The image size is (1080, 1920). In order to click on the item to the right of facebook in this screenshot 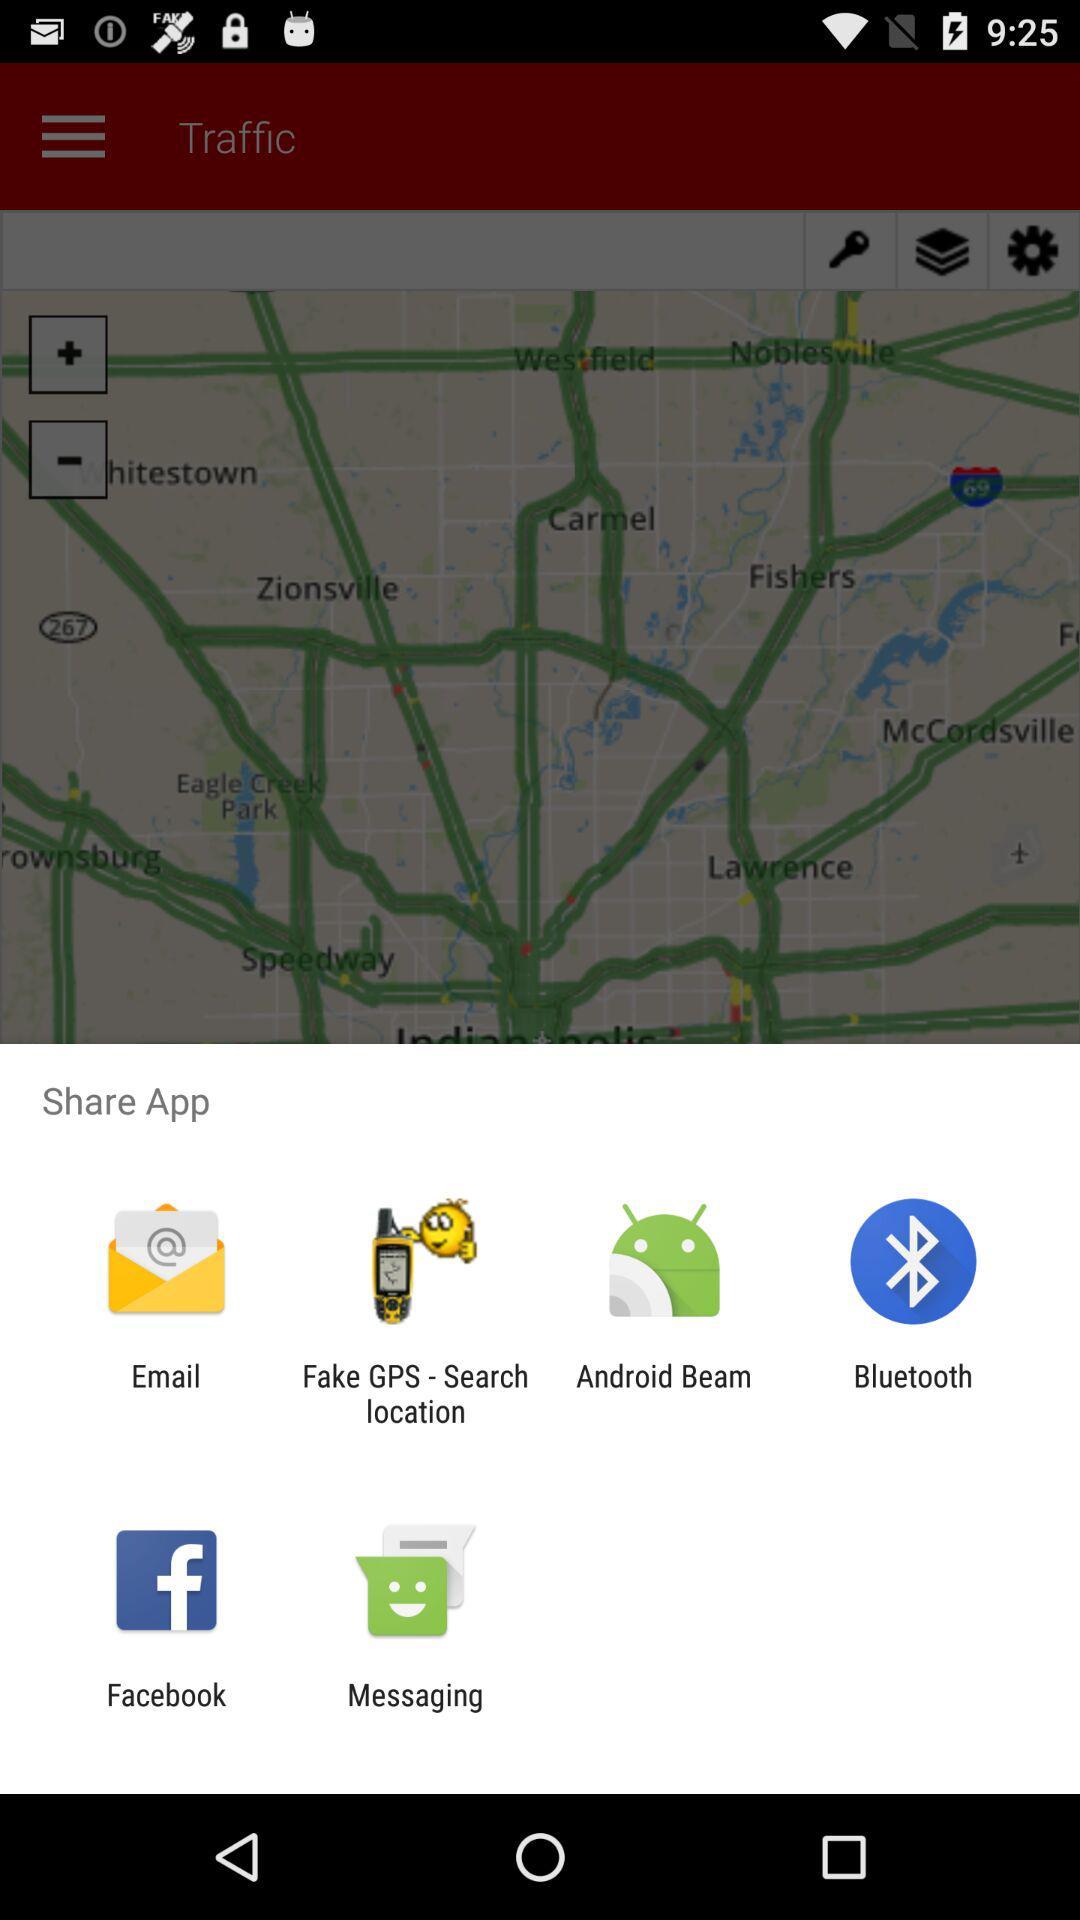, I will do `click(414, 1711)`.